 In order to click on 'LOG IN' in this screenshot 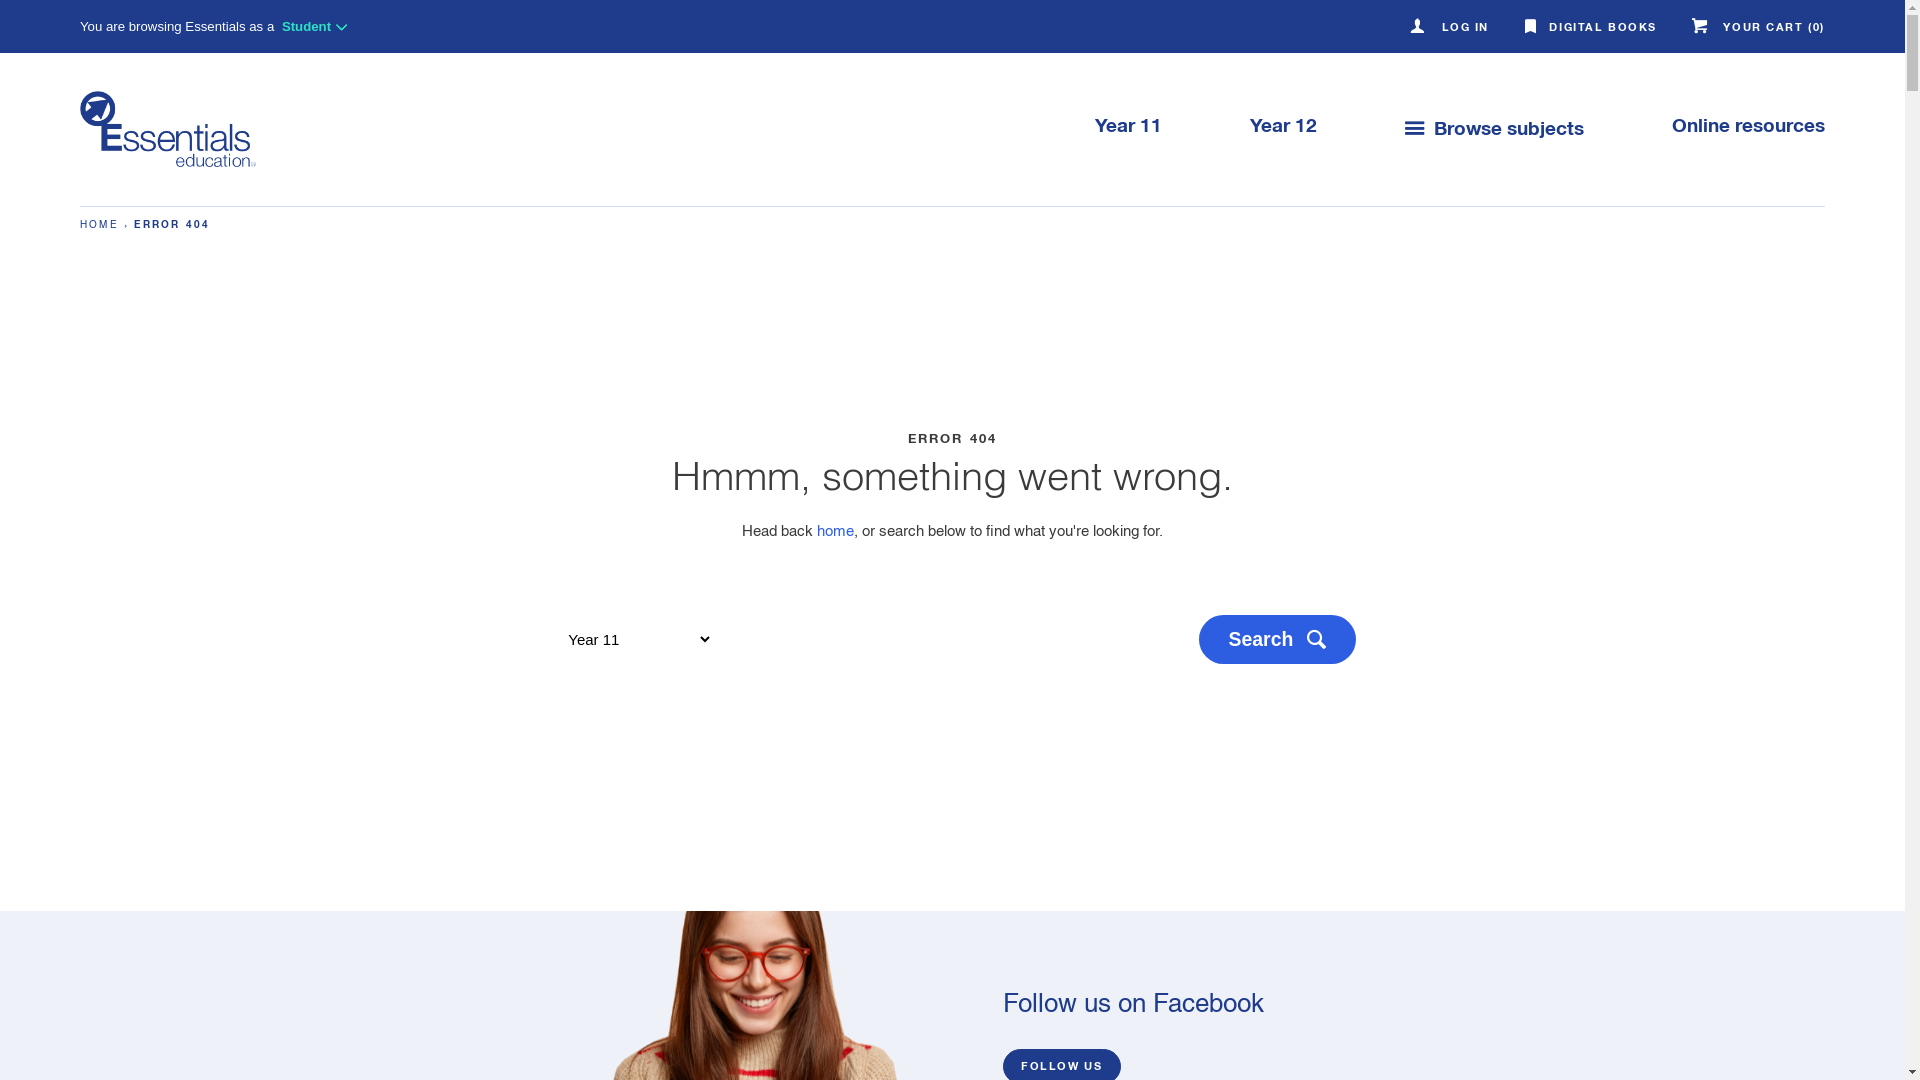, I will do `click(1451, 28)`.